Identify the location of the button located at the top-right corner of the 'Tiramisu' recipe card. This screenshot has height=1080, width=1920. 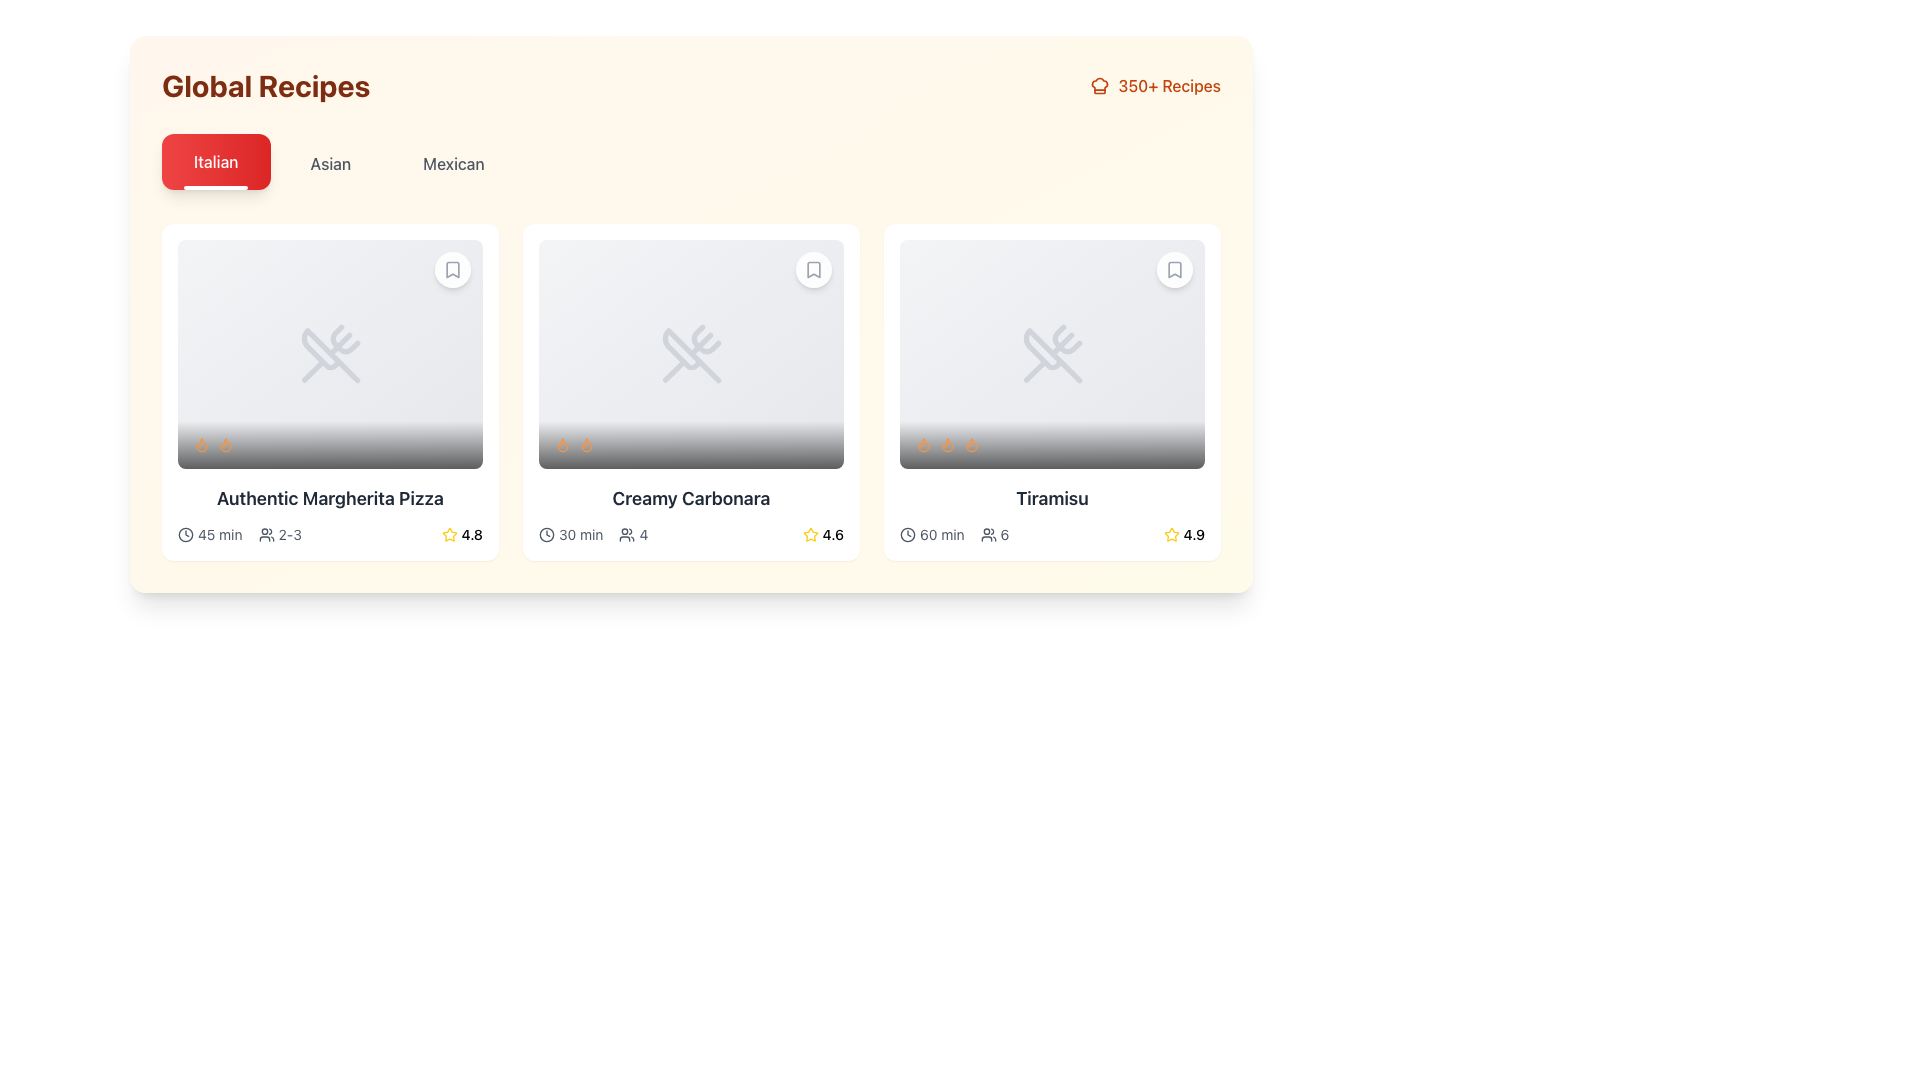
(1175, 270).